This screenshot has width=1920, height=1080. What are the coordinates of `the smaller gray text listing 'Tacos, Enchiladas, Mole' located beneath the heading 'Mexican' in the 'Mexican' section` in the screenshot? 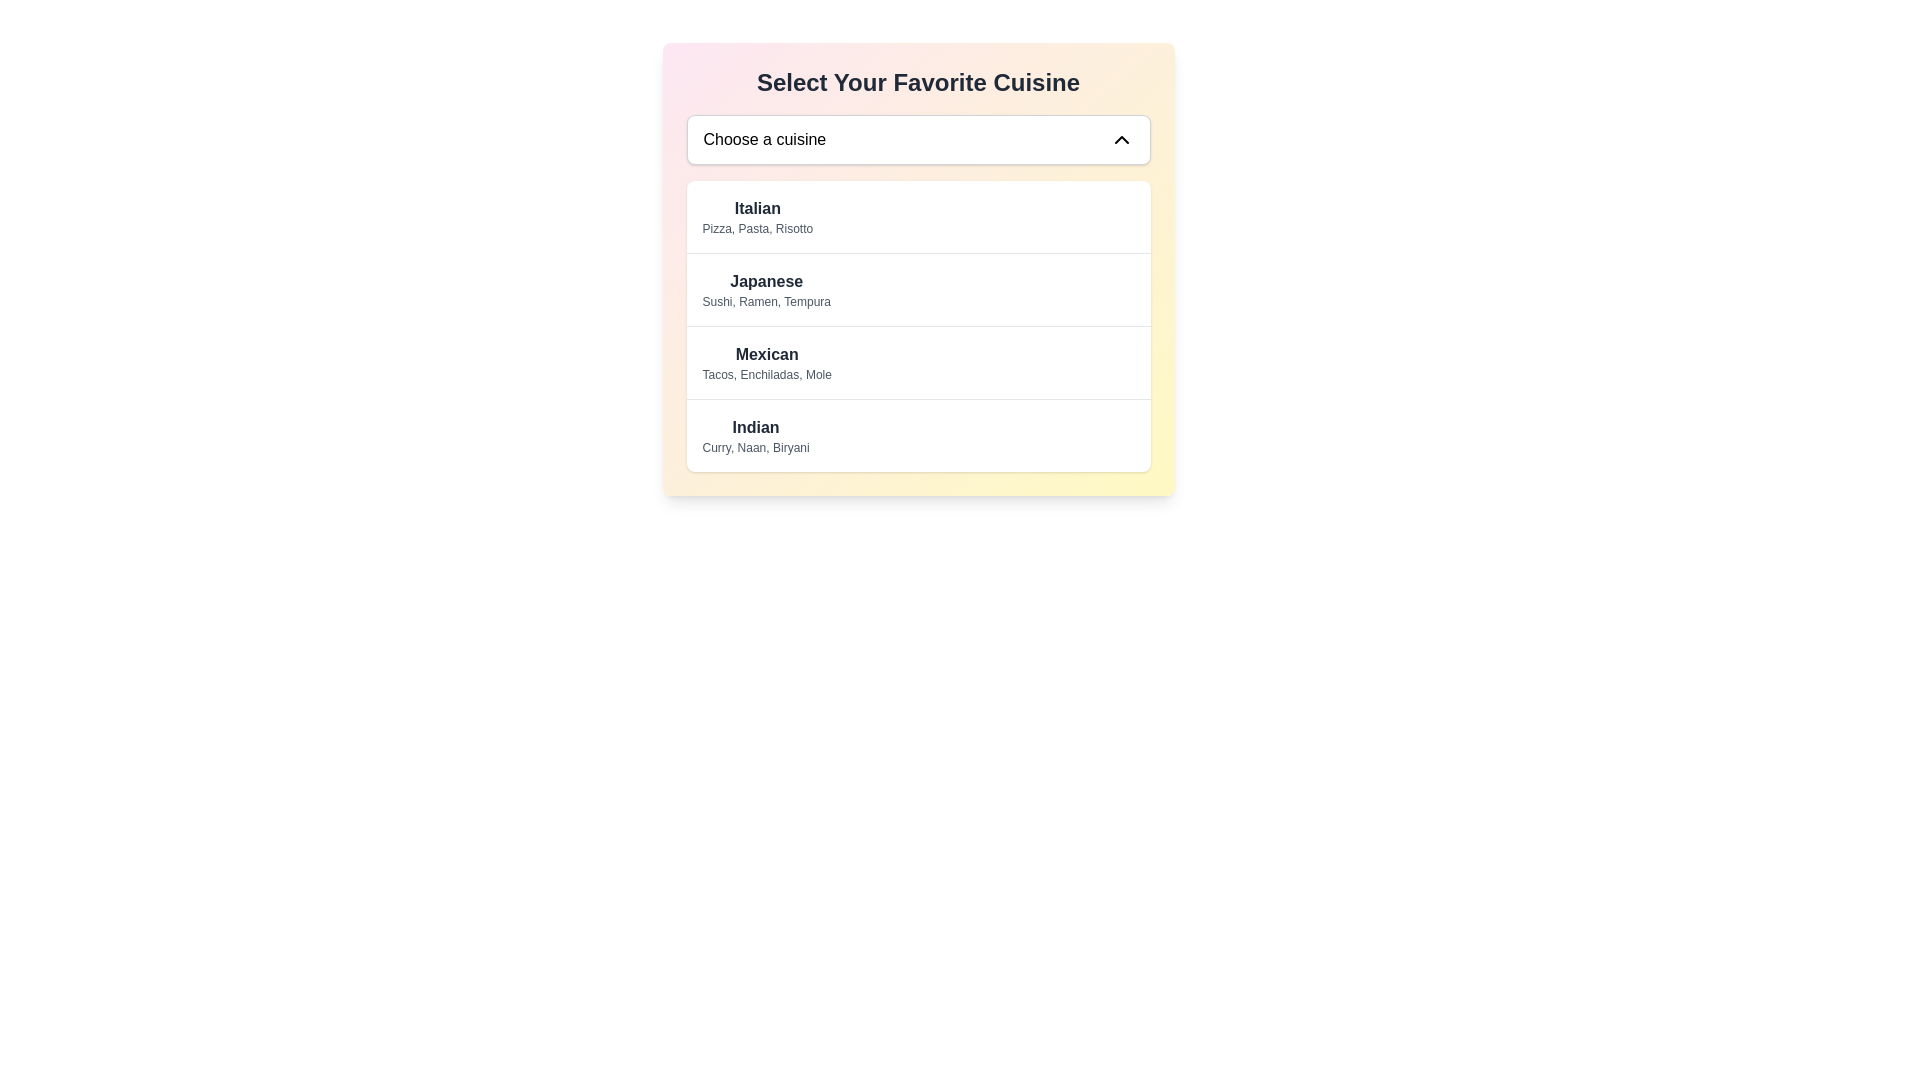 It's located at (766, 374).